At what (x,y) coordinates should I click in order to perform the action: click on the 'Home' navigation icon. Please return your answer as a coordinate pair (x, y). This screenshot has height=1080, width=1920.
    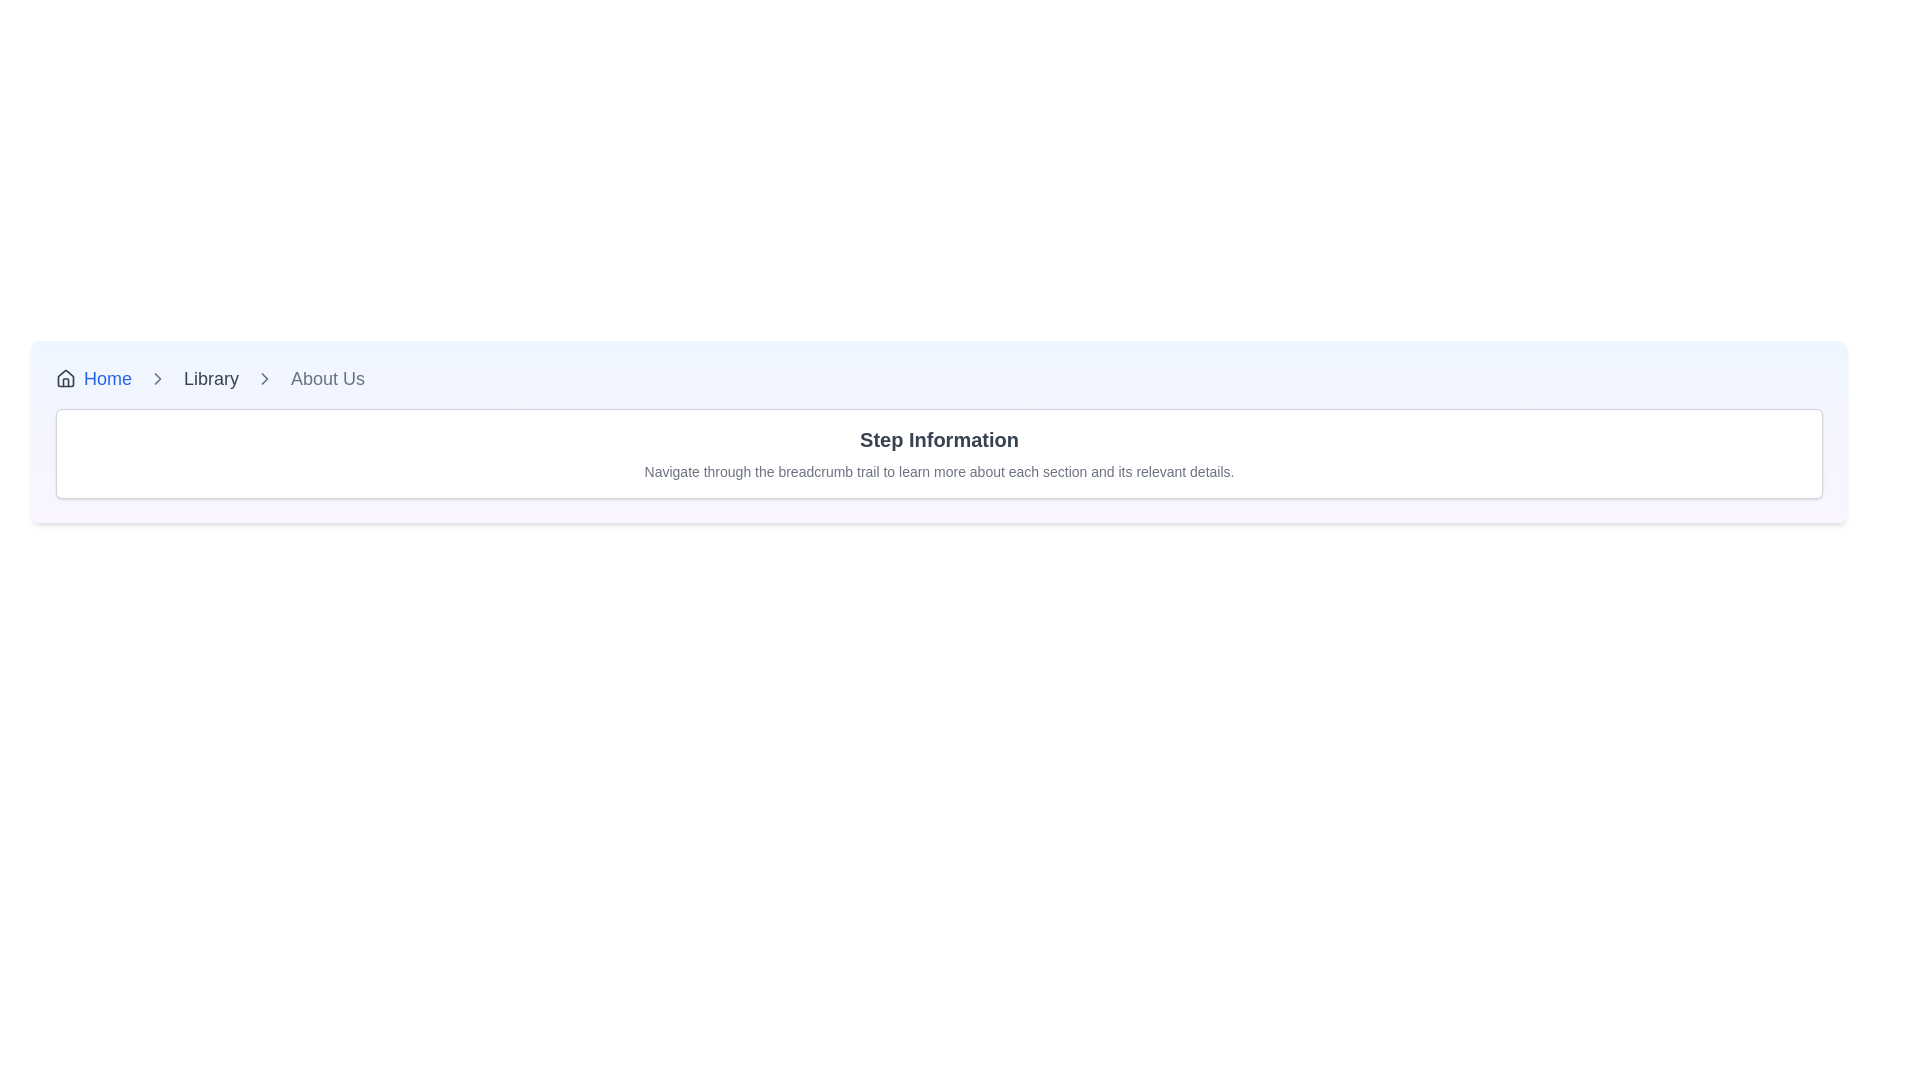
    Looking at the image, I should click on (66, 378).